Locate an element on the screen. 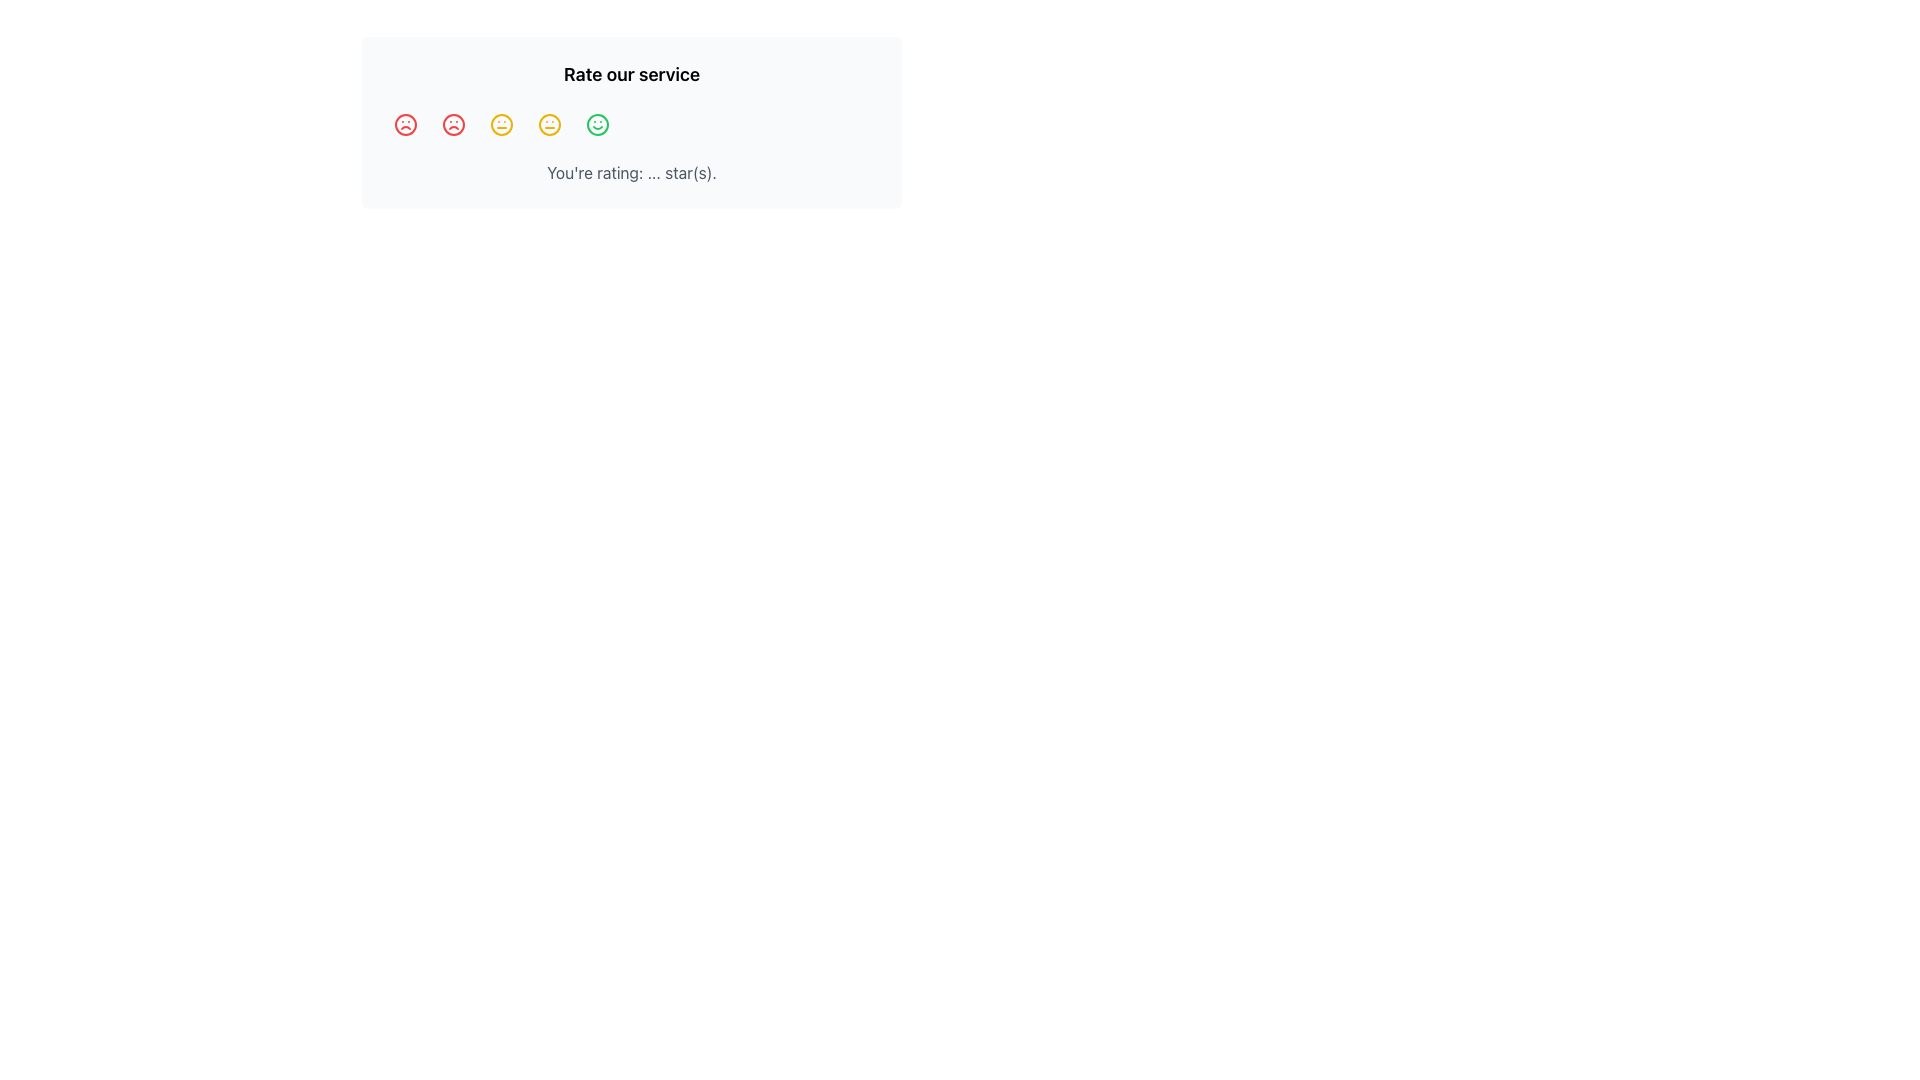 This screenshot has width=1920, height=1080. the red frowning face icon, which is the second icon from the left in the rating section labeled 'Rate our service' is located at coordinates (453, 124).